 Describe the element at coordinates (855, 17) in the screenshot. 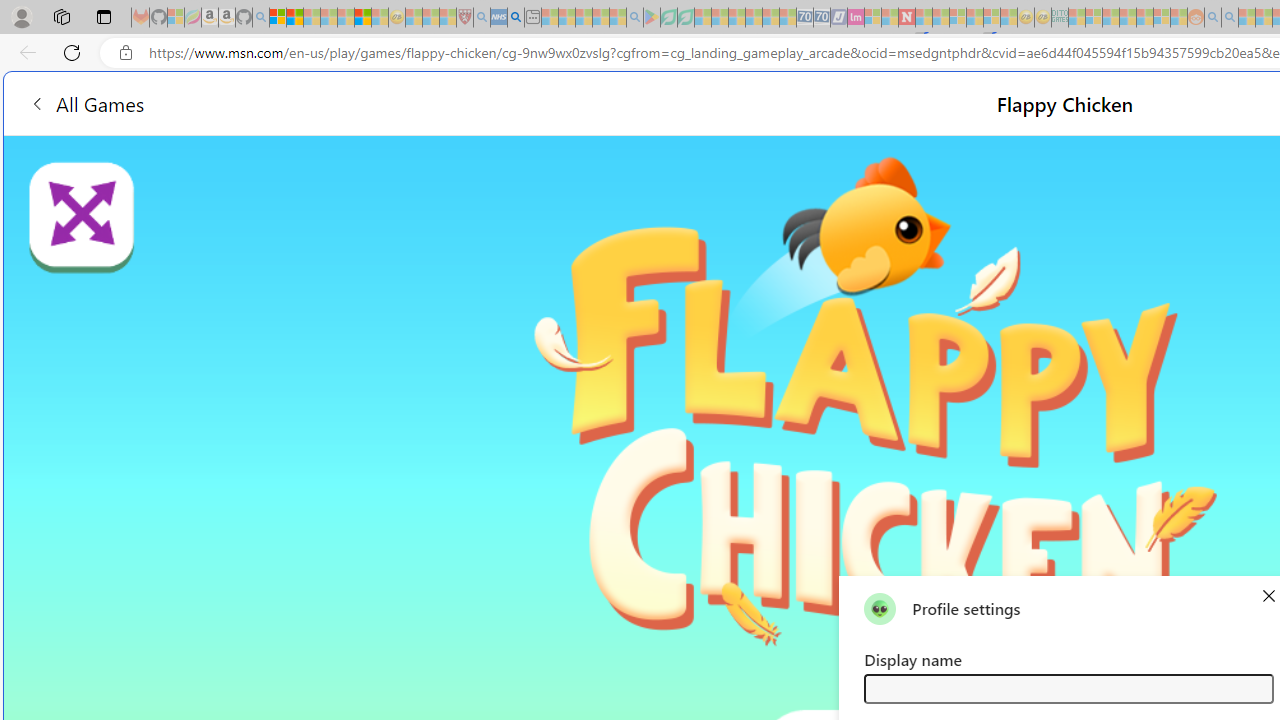

I see `'Jobs - lastminute.com Investor Portal - Sleeping'` at that location.